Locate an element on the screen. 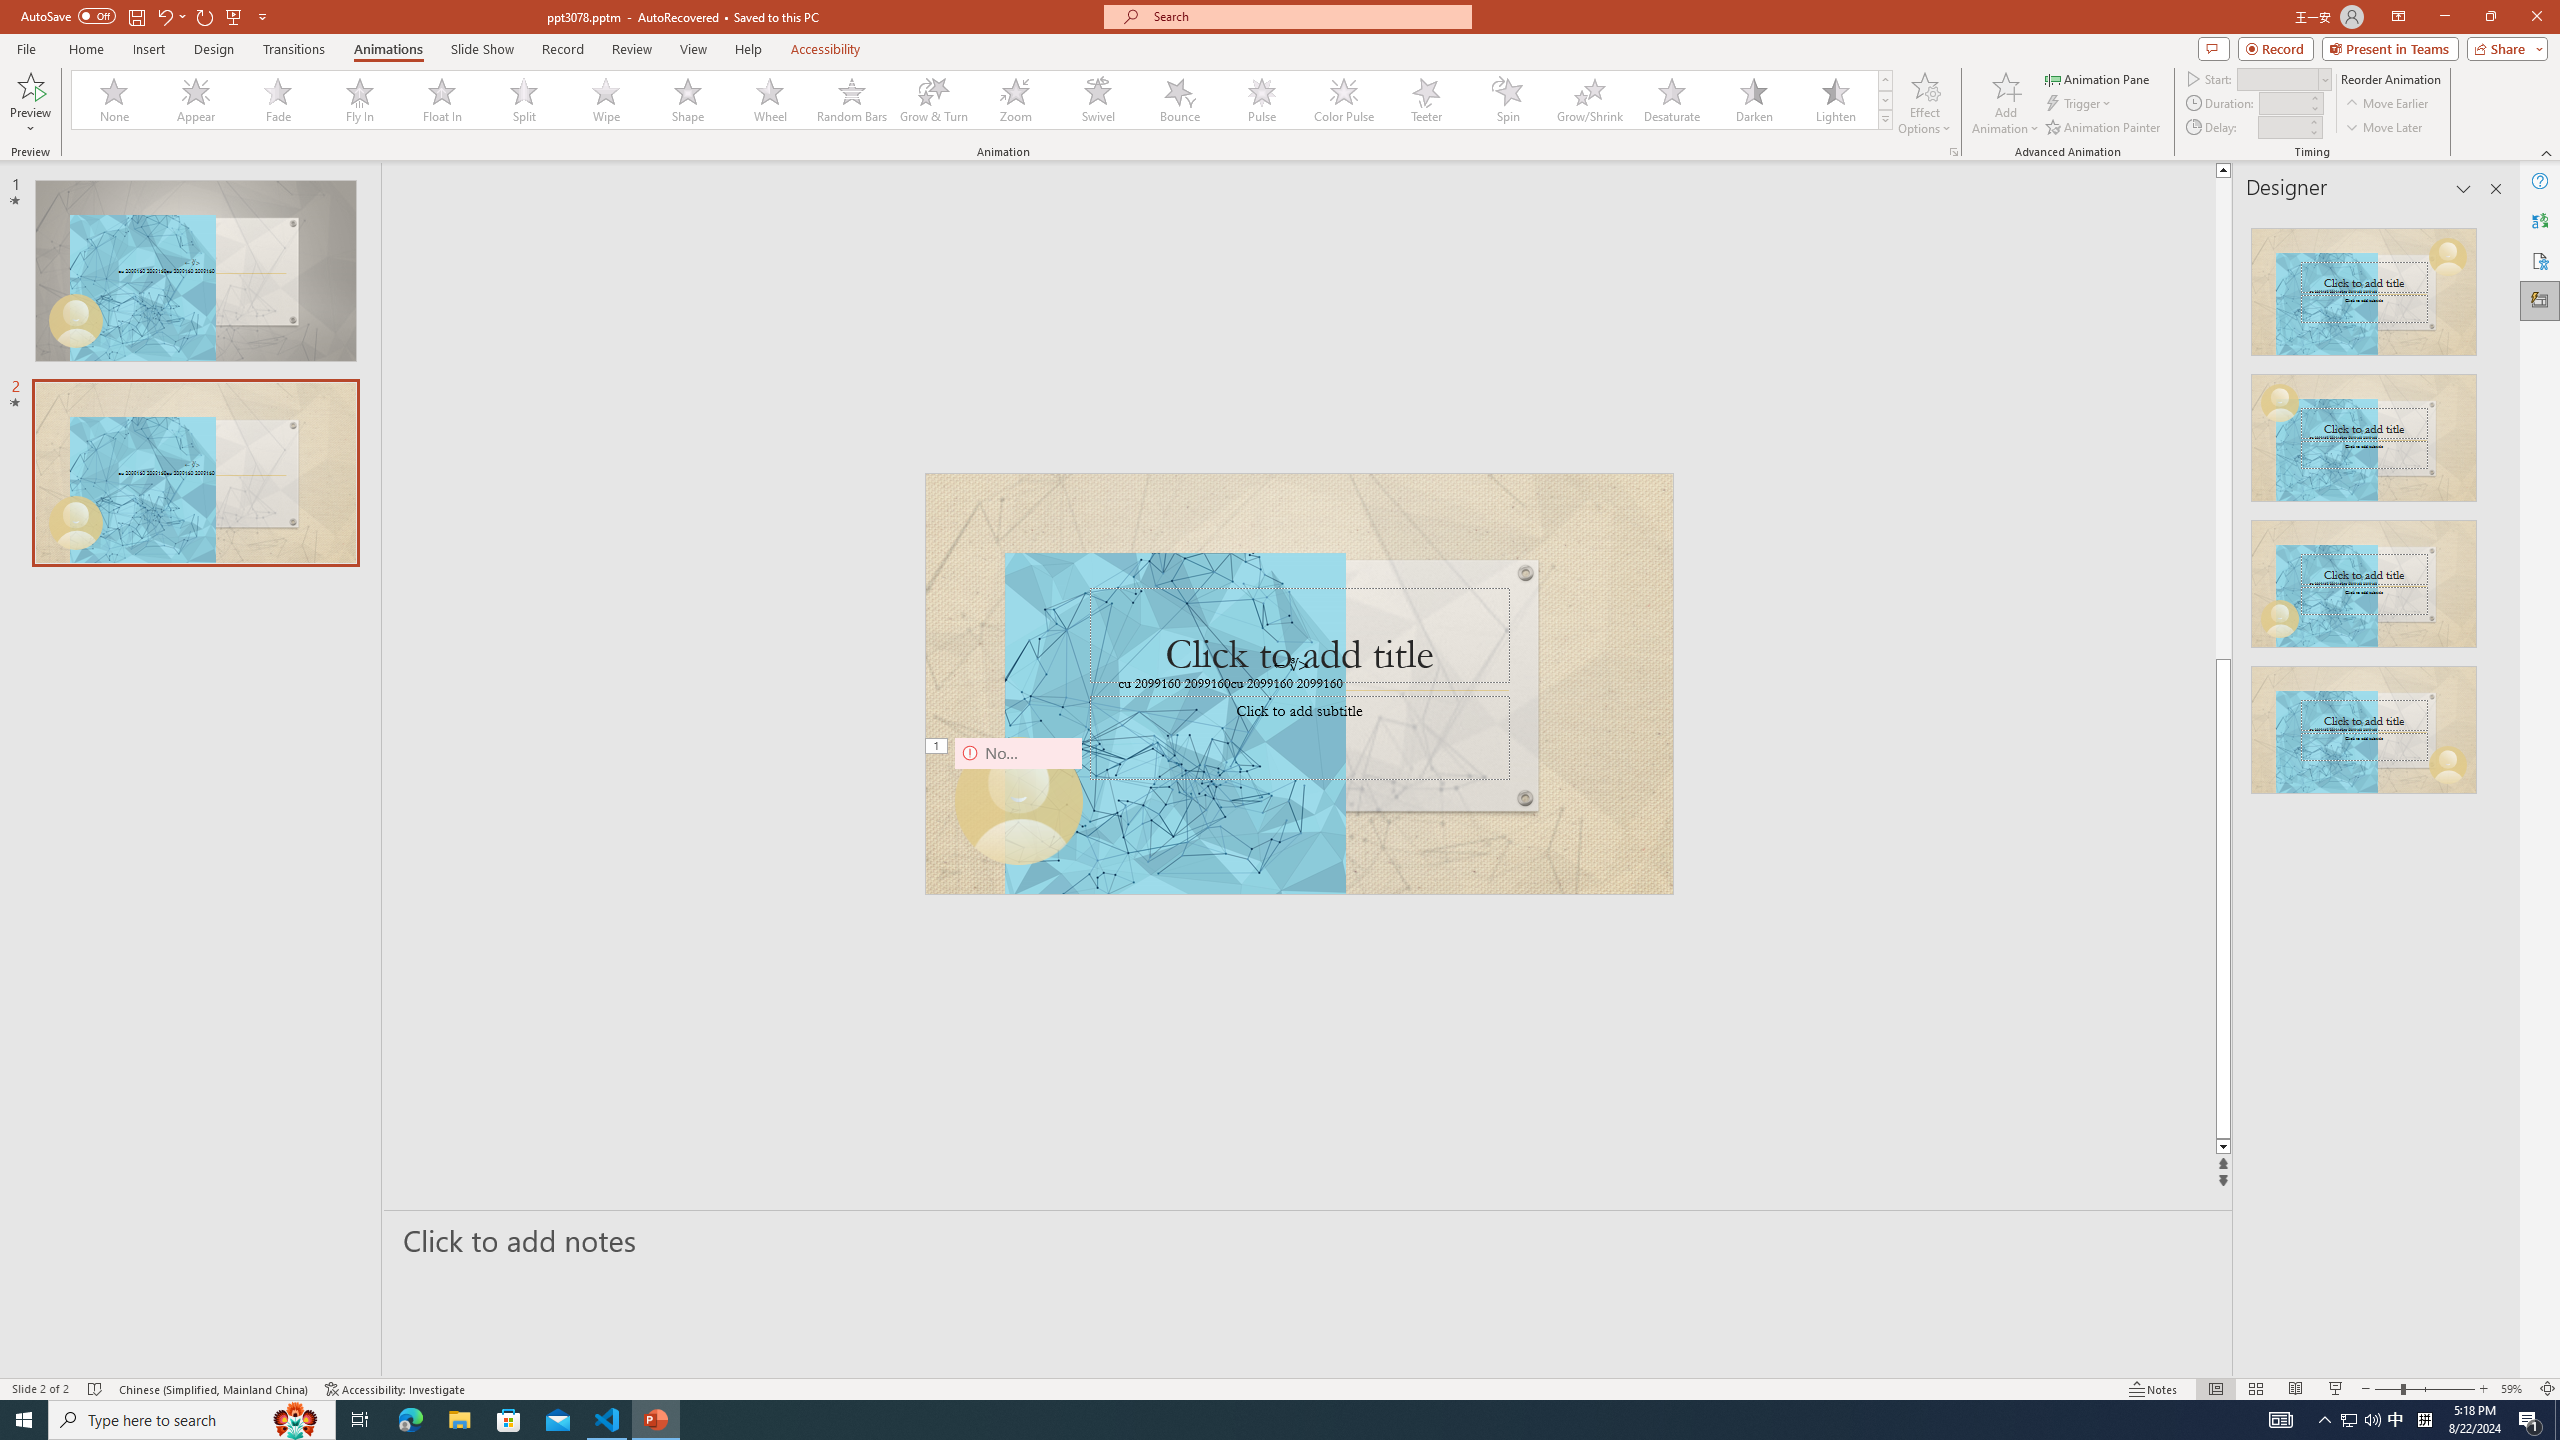  'Animation Painter' is located at coordinates (2103, 127).